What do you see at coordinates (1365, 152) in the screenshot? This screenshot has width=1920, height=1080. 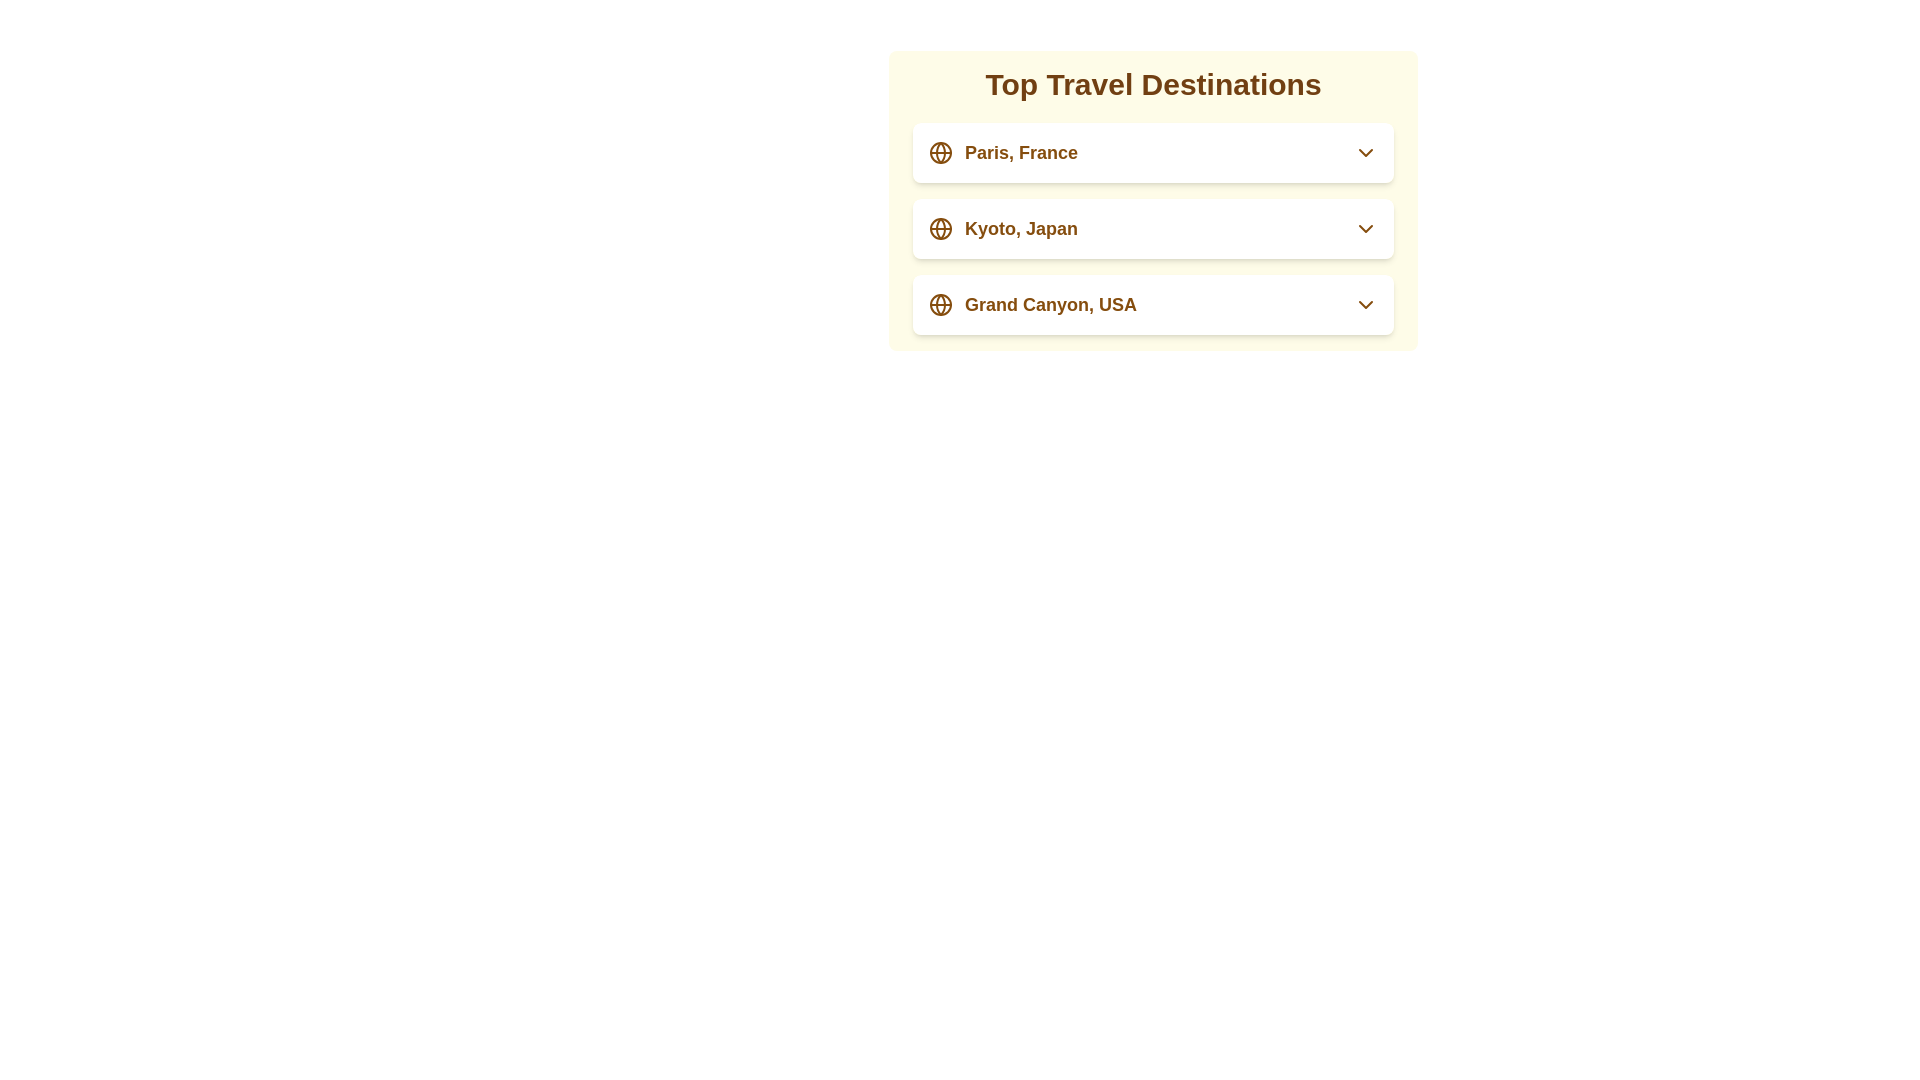 I see `the downward-pointing brown chevron icon located at the far-right side of the 'Paris, France' selection button` at bounding box center [1365, 152].